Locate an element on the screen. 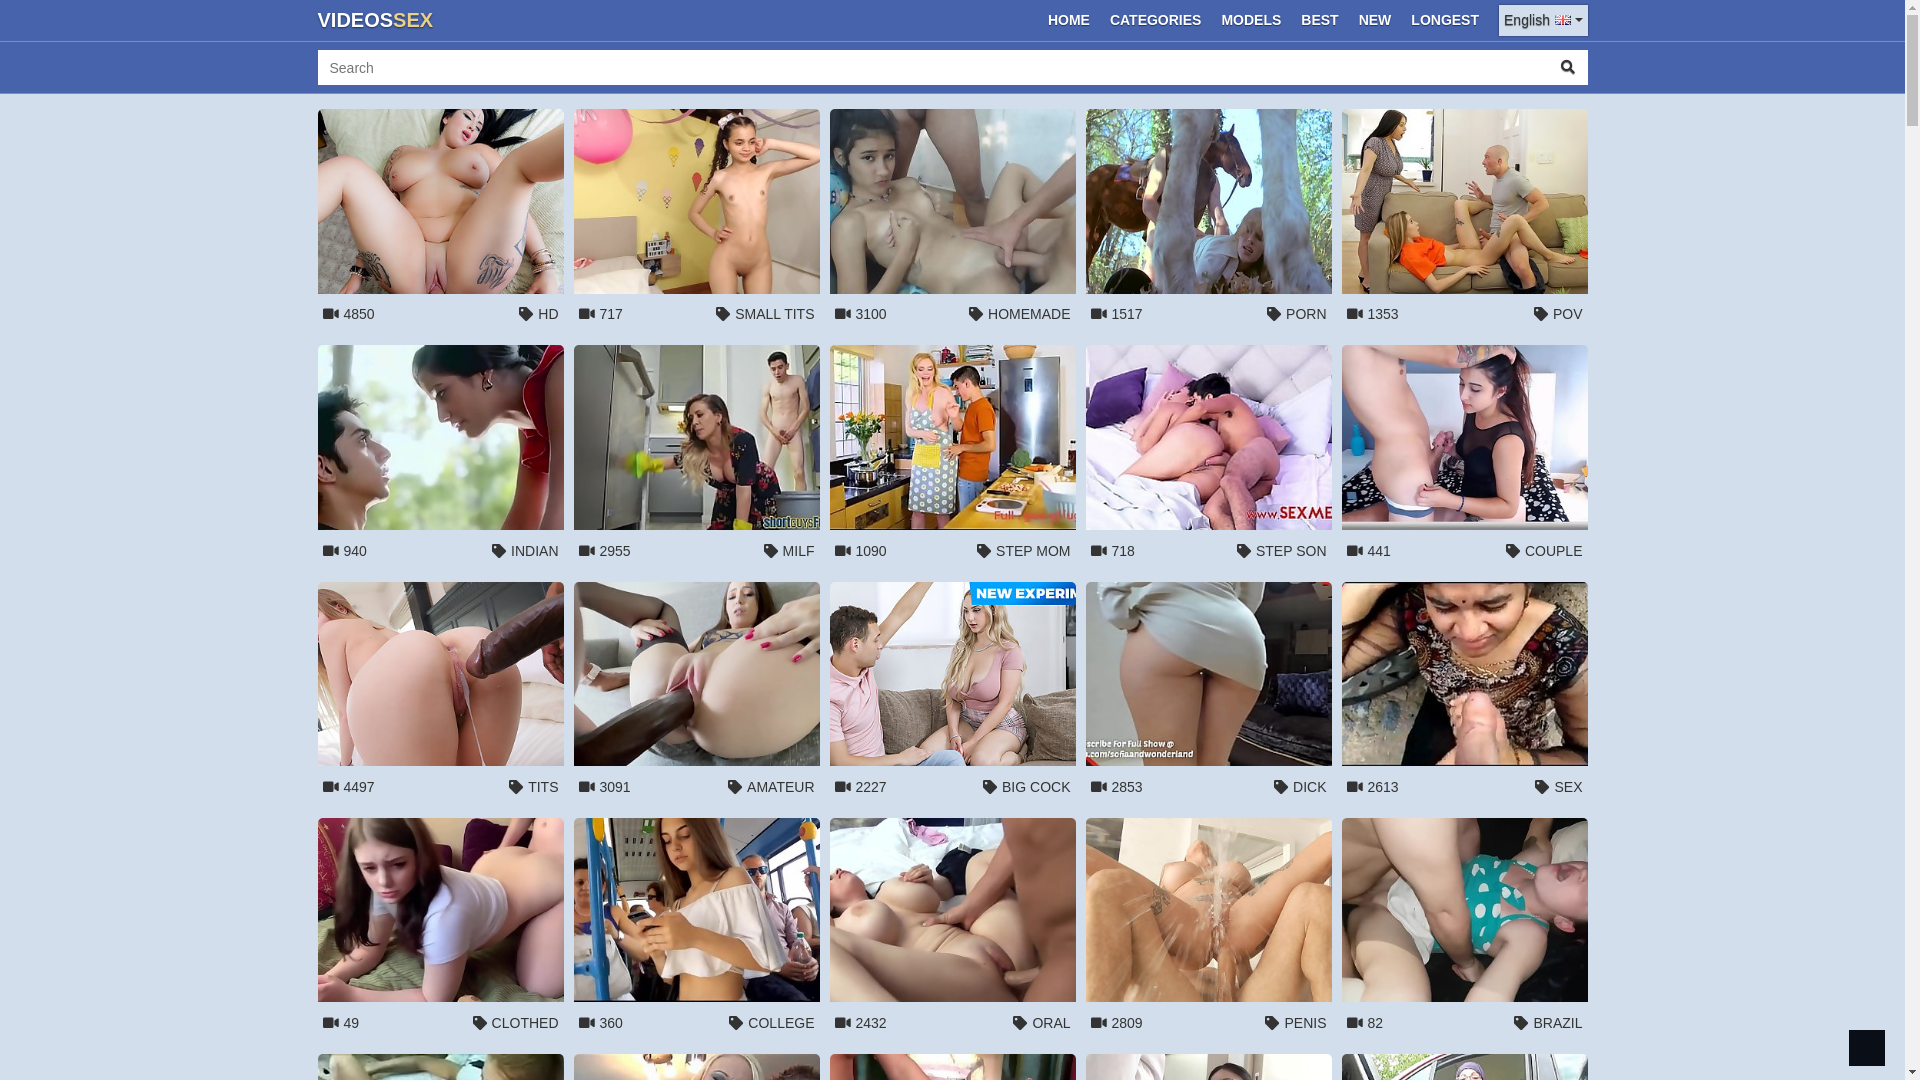  'BEST' is located at coordinates (1319, 20).